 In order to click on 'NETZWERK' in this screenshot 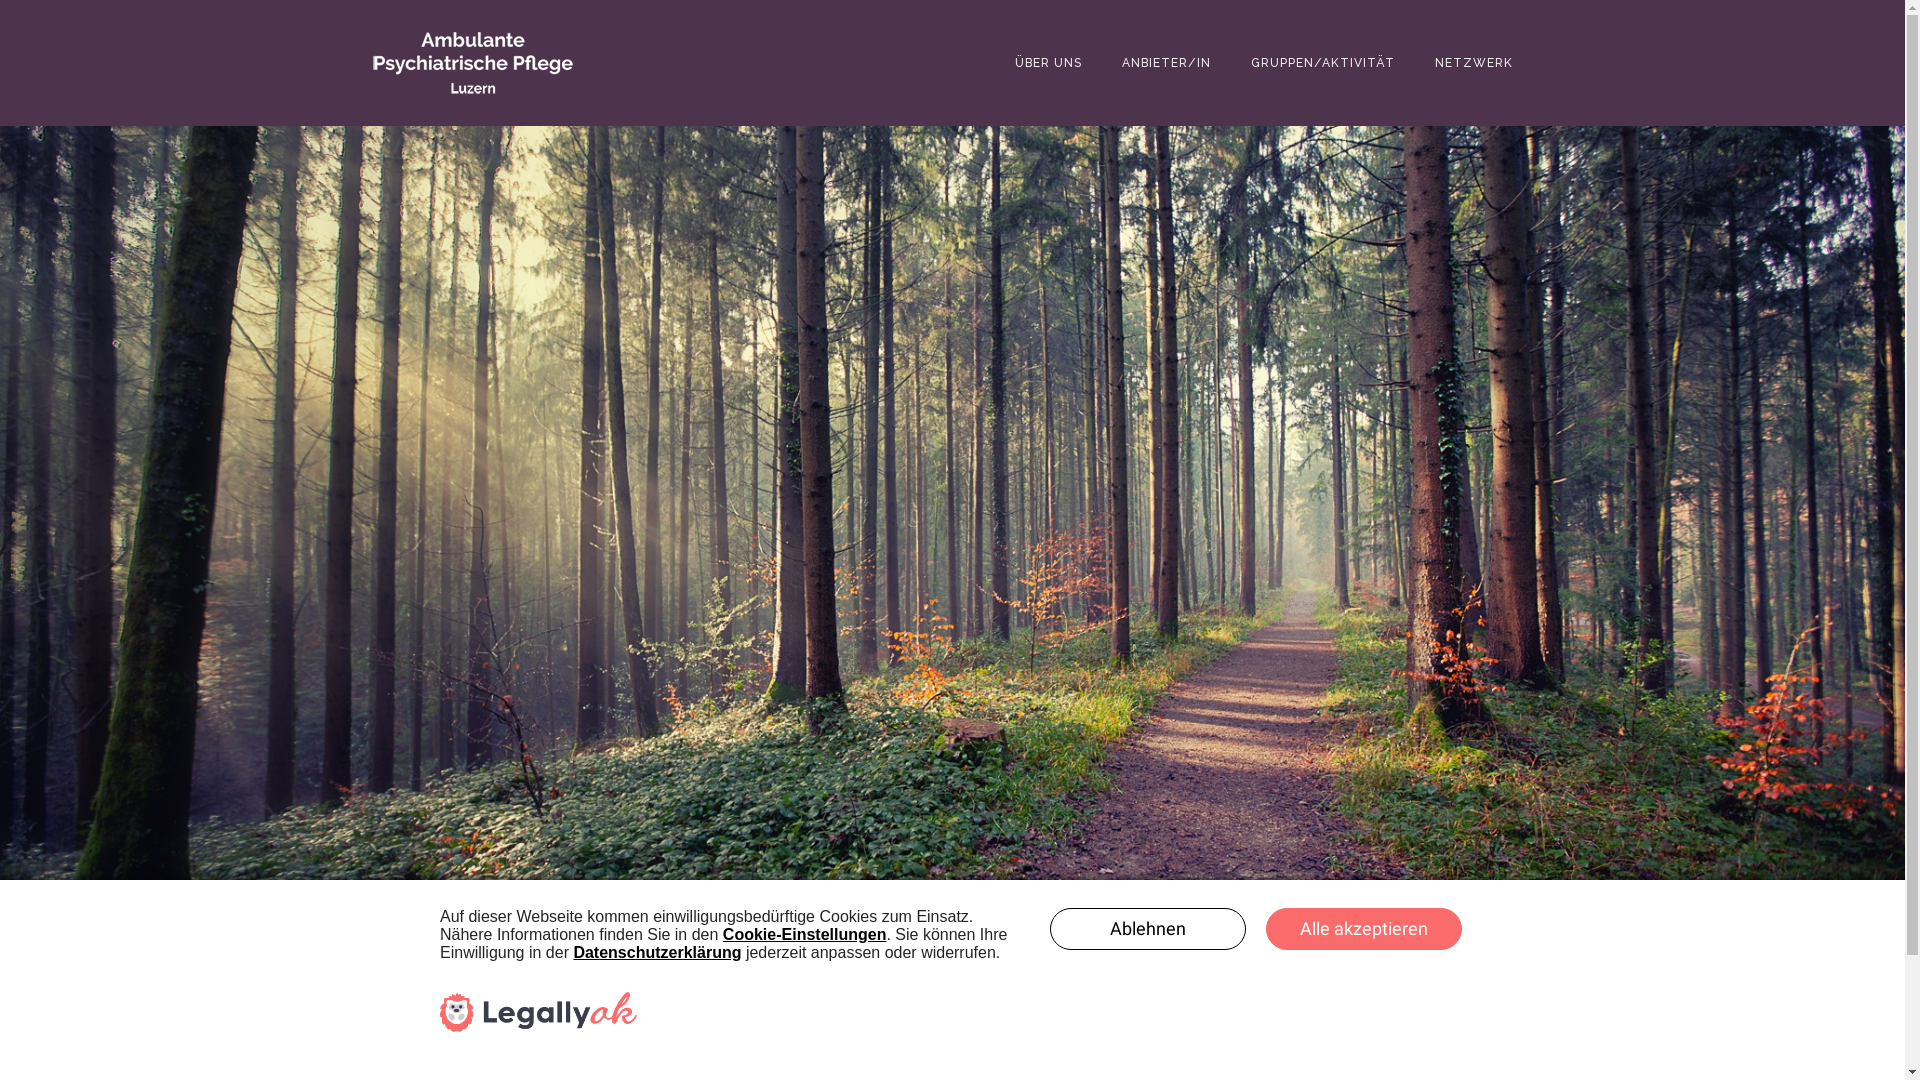, I will do `click(1473, 61)`.